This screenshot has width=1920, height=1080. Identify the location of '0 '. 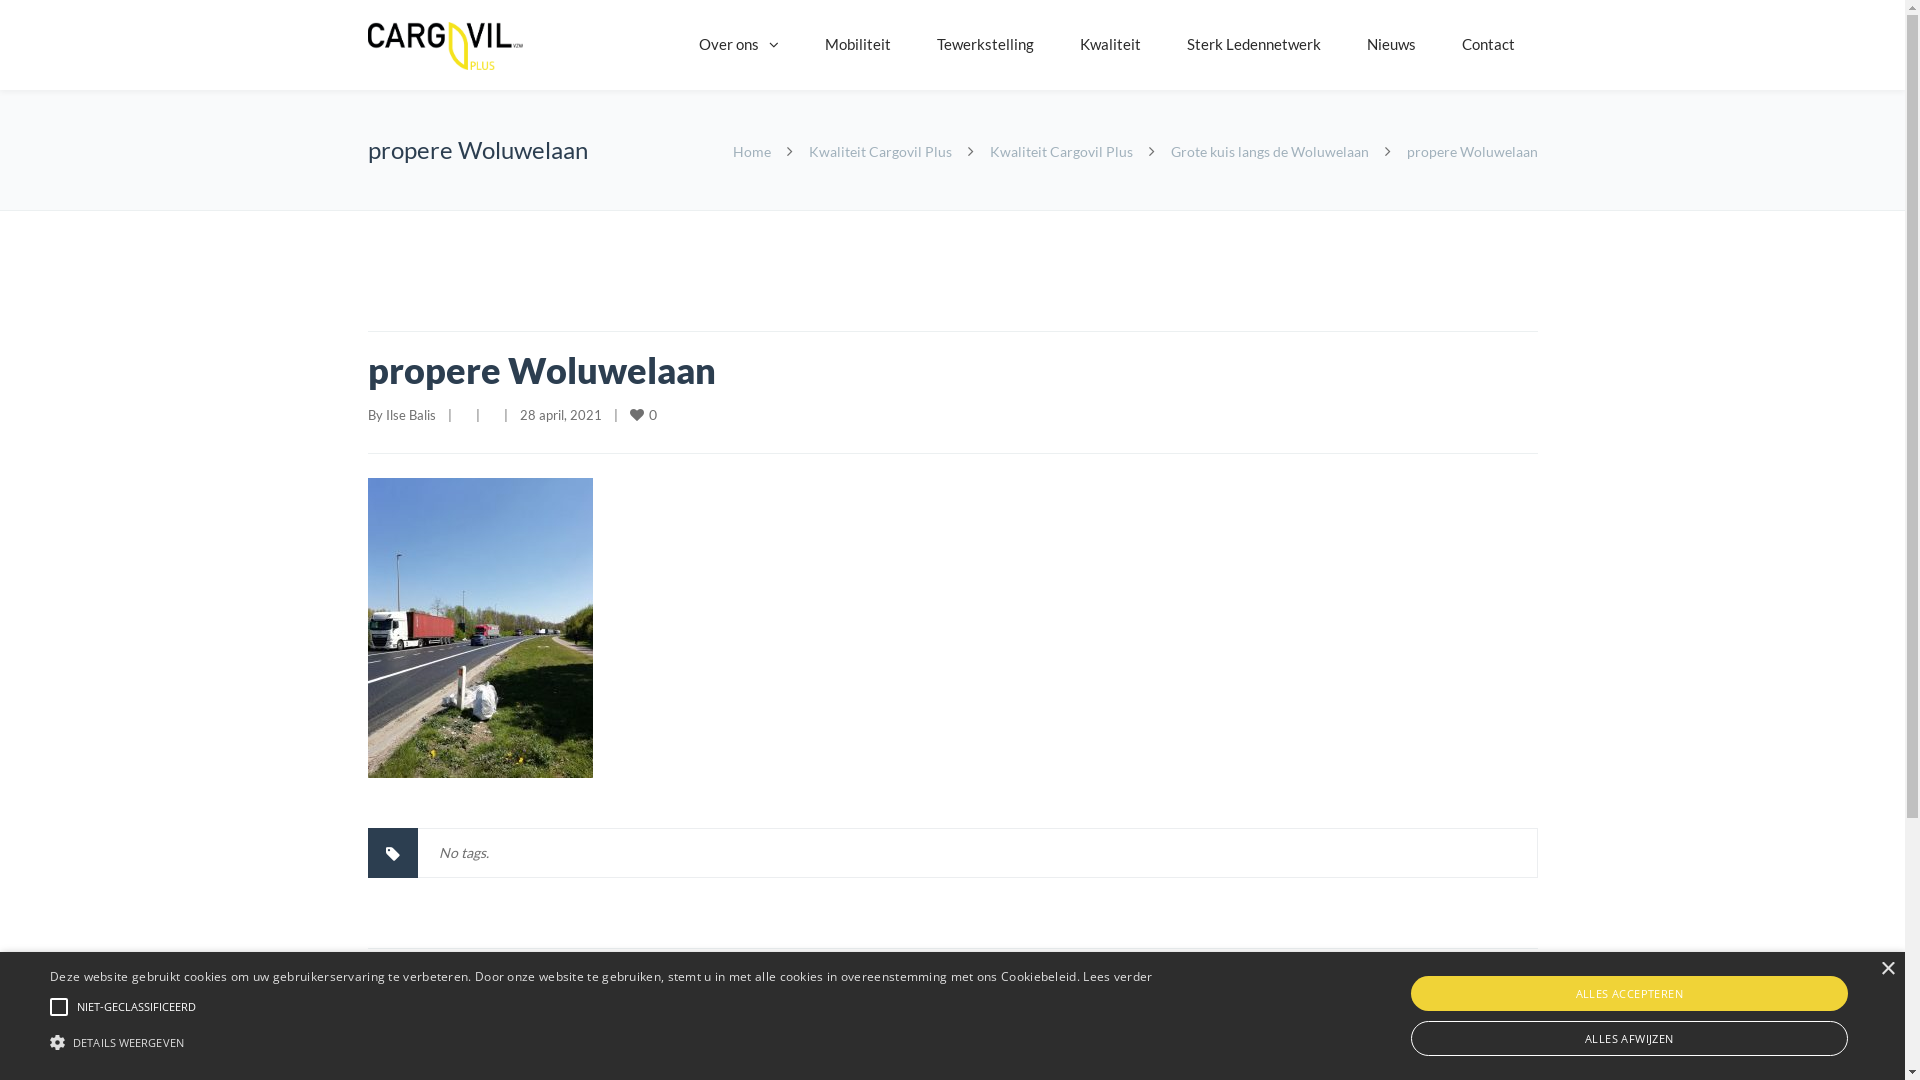
(644, 413).